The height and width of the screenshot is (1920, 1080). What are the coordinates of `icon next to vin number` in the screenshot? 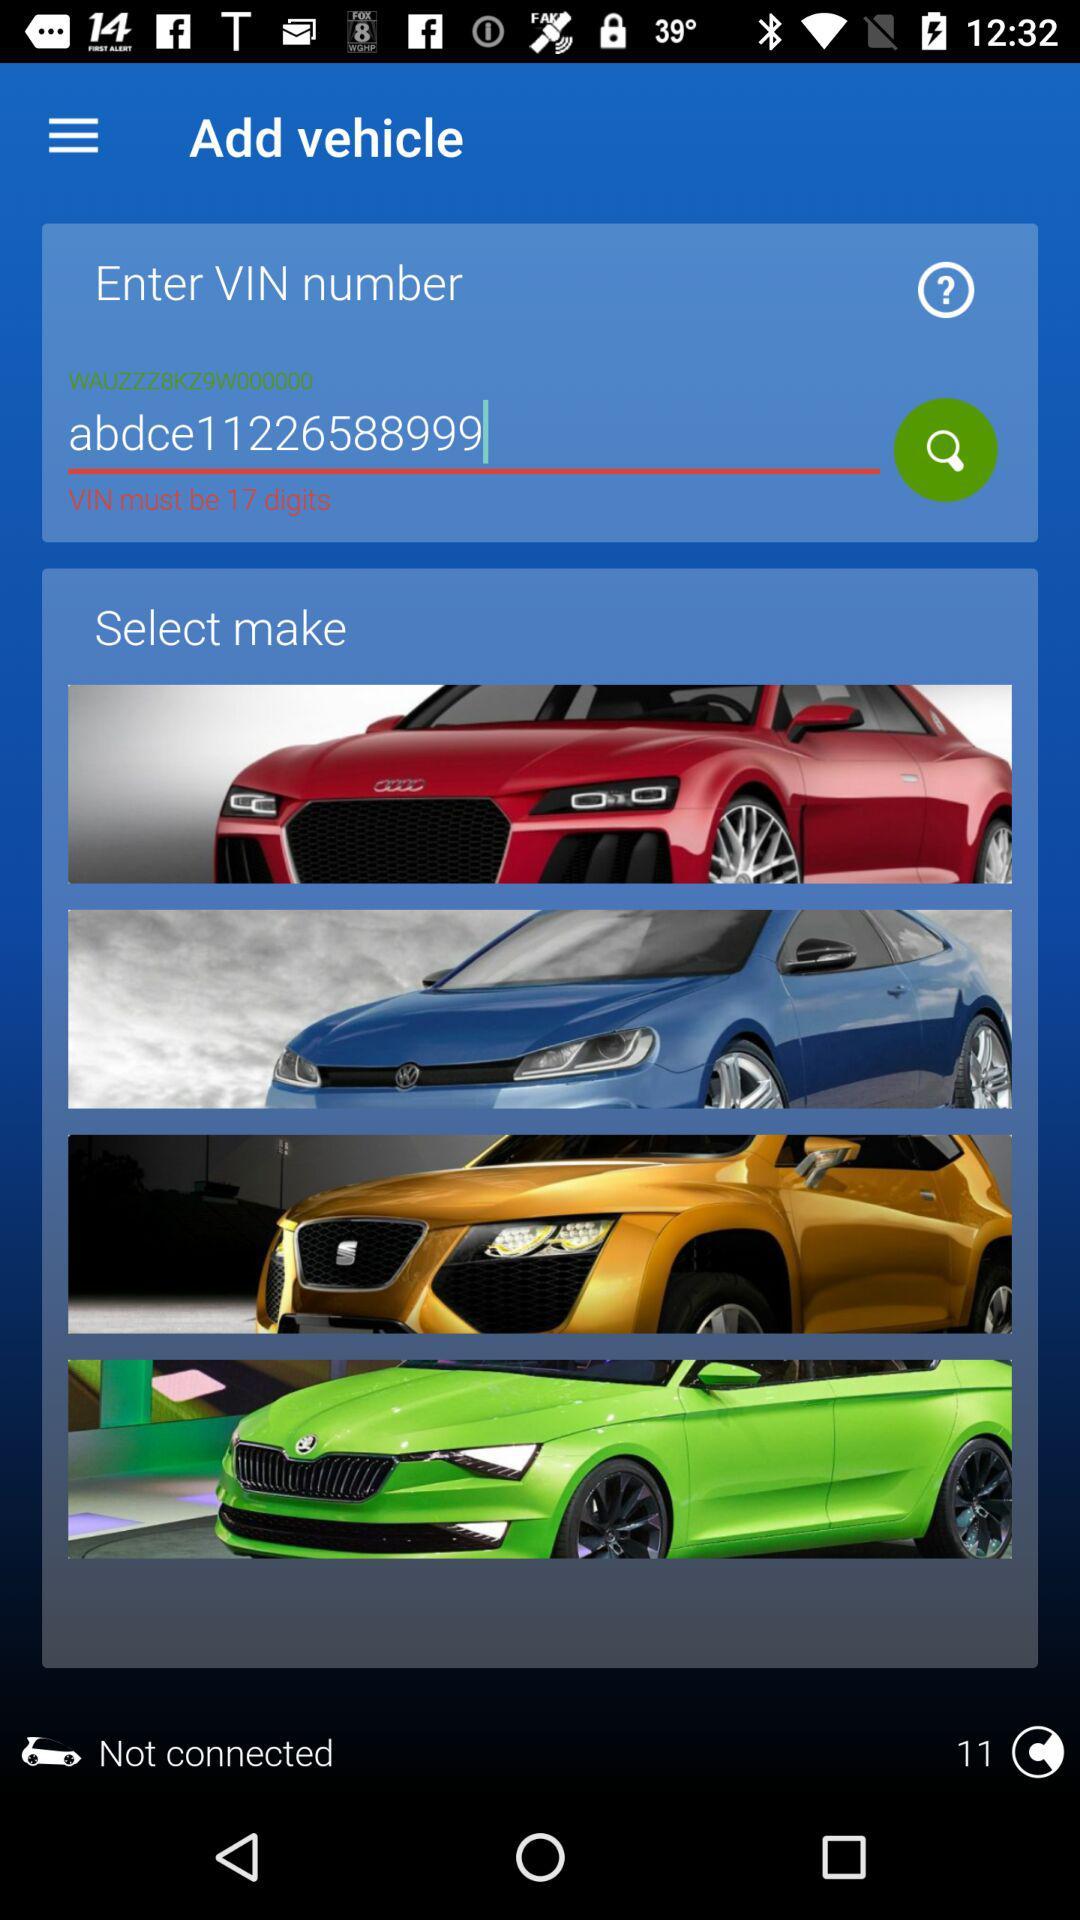 It's located at (945, 288).